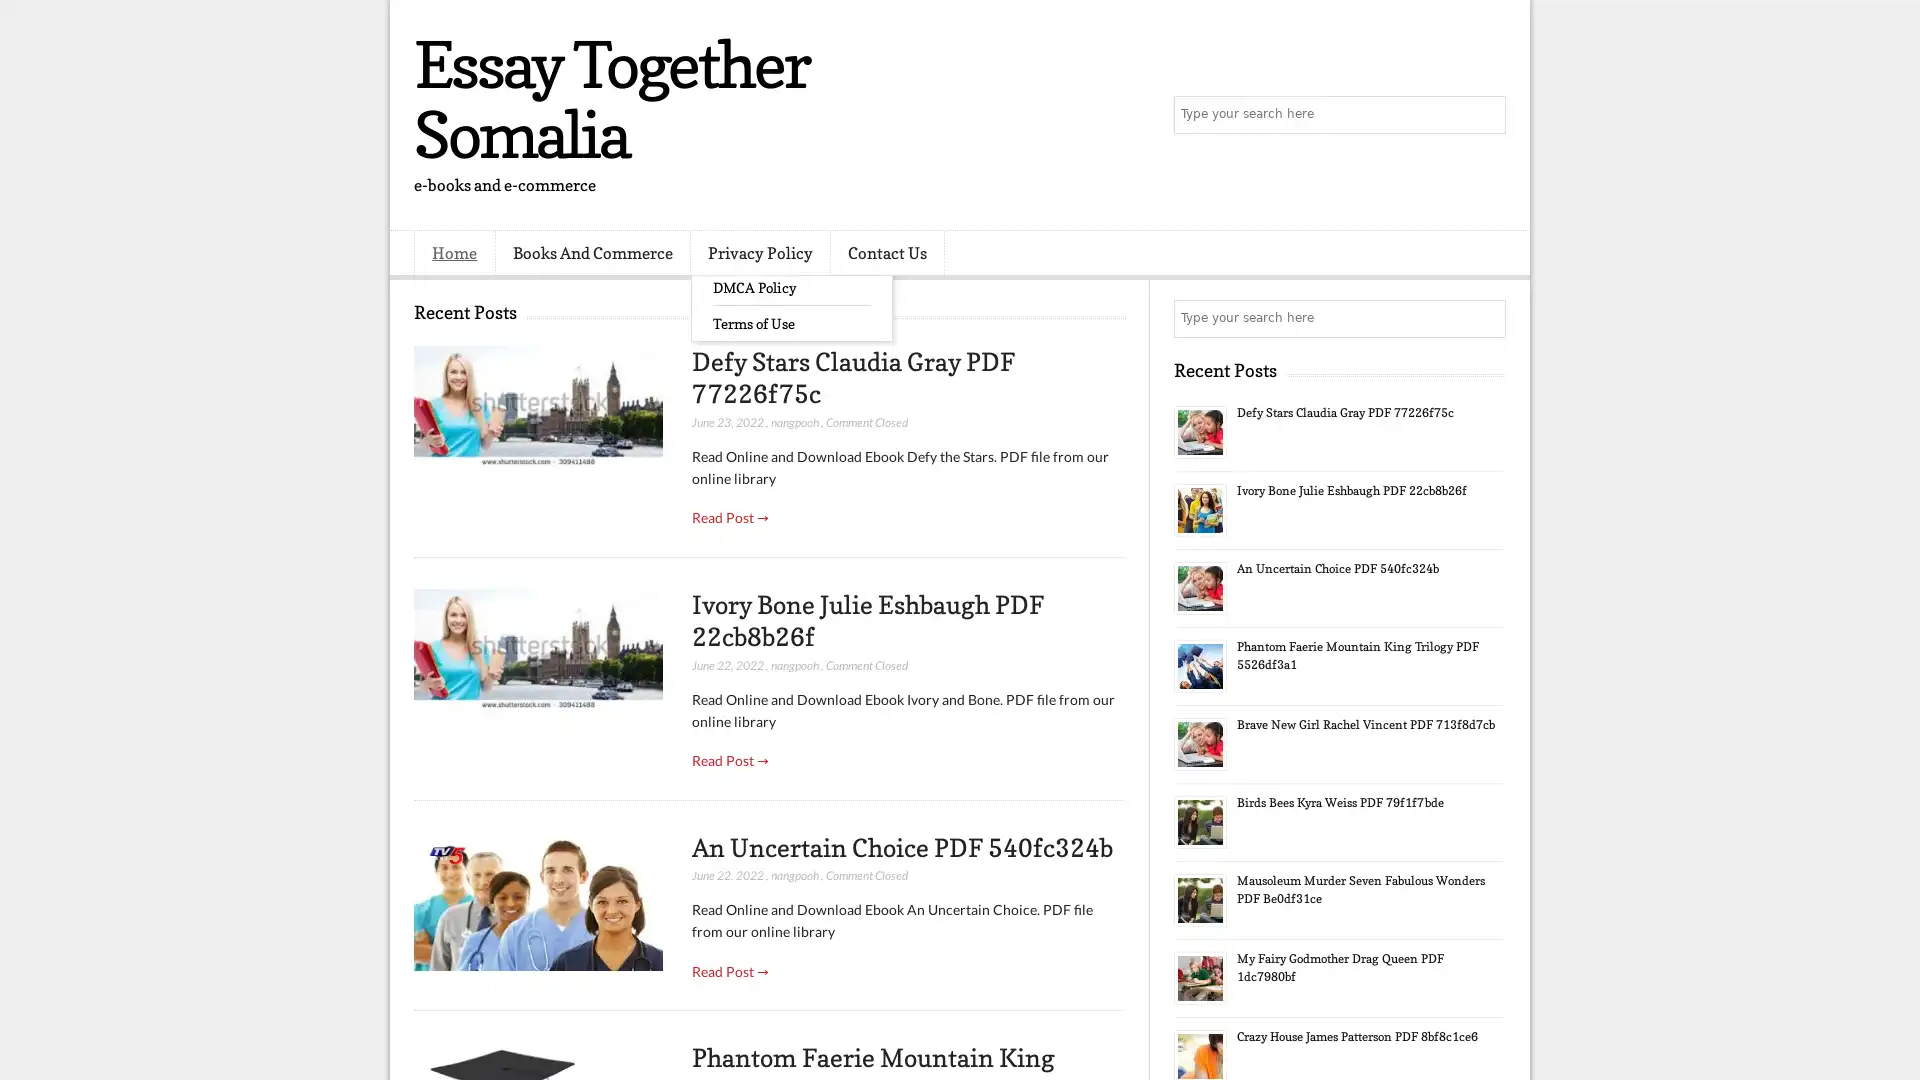 This screenshot has height=1080, width=1920. What do you see at coordinates (1485, 115) in the screenshot?
I see `Search` at bounding box center [1485, 115].